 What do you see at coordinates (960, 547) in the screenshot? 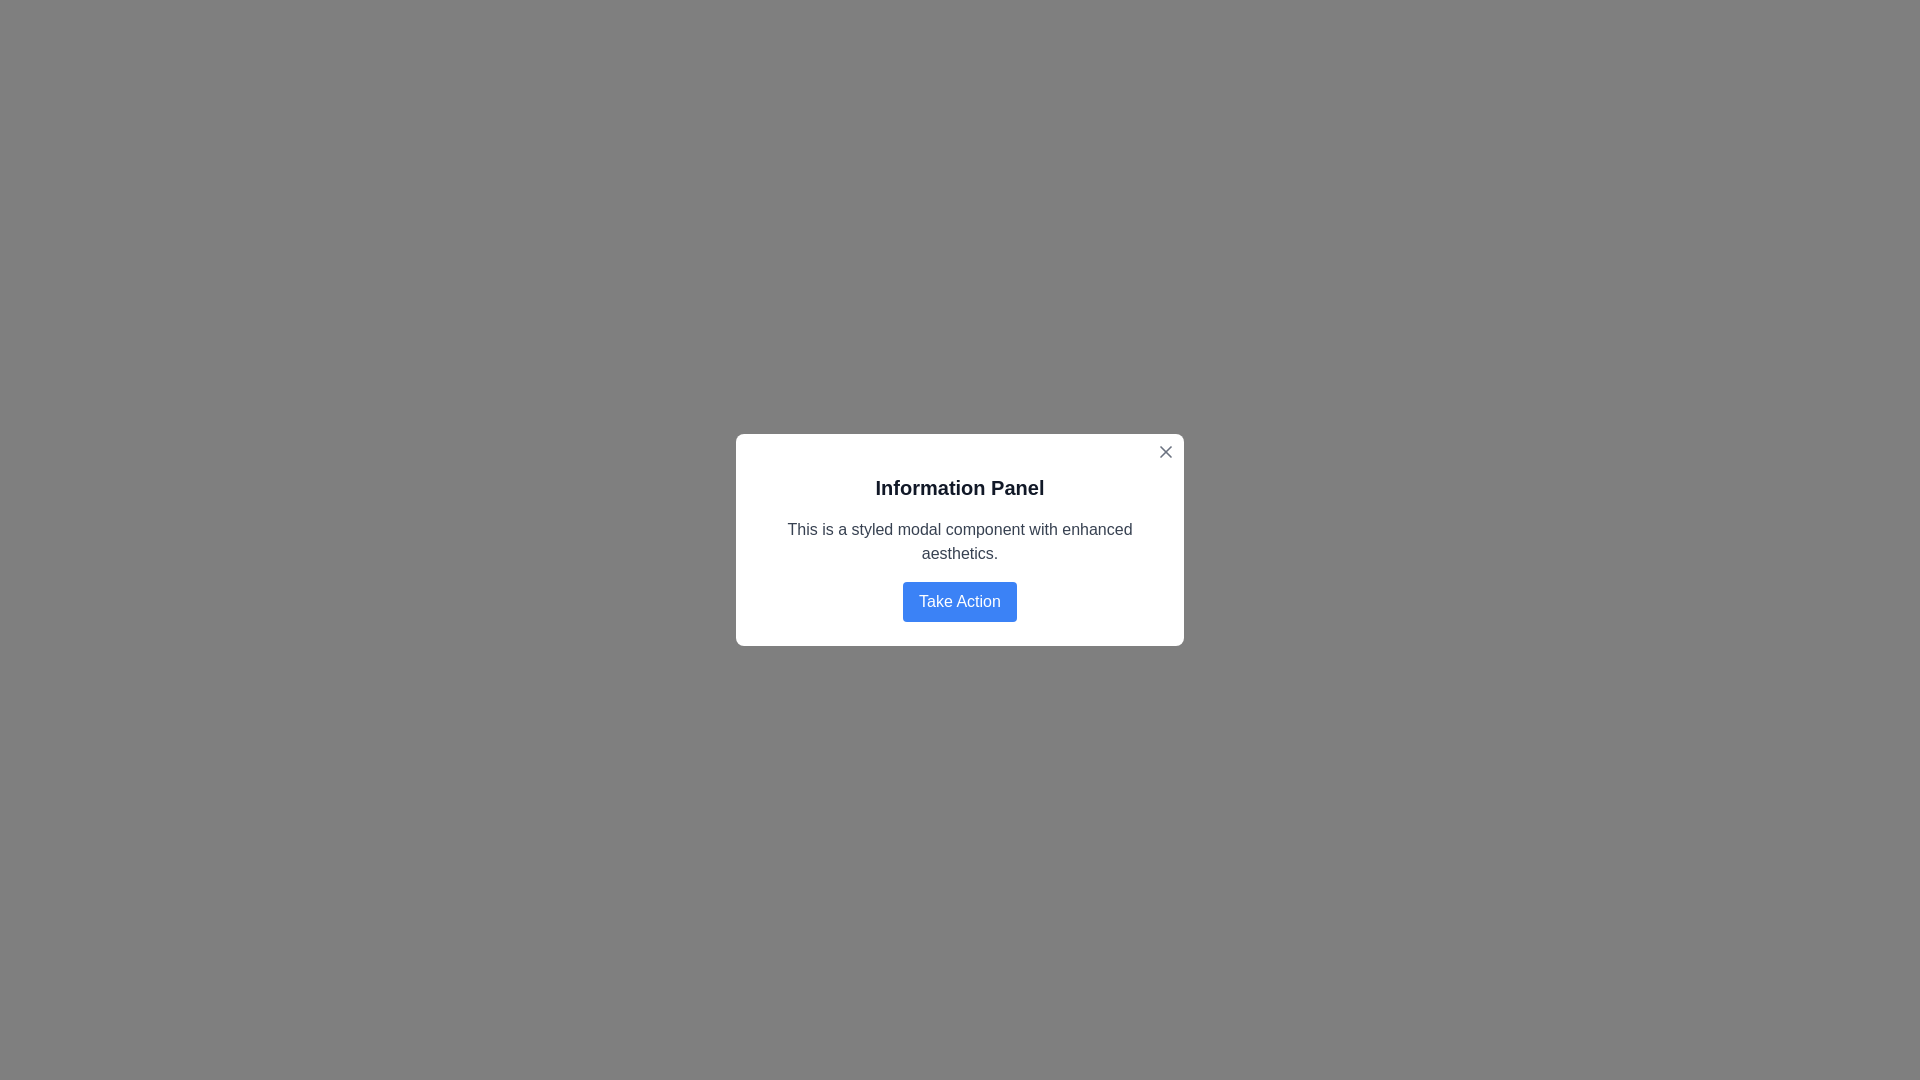
I see `information displayed on the central Informative panel located inside the white rectangular modal with rounded corners` at bounding box center [960, 547].